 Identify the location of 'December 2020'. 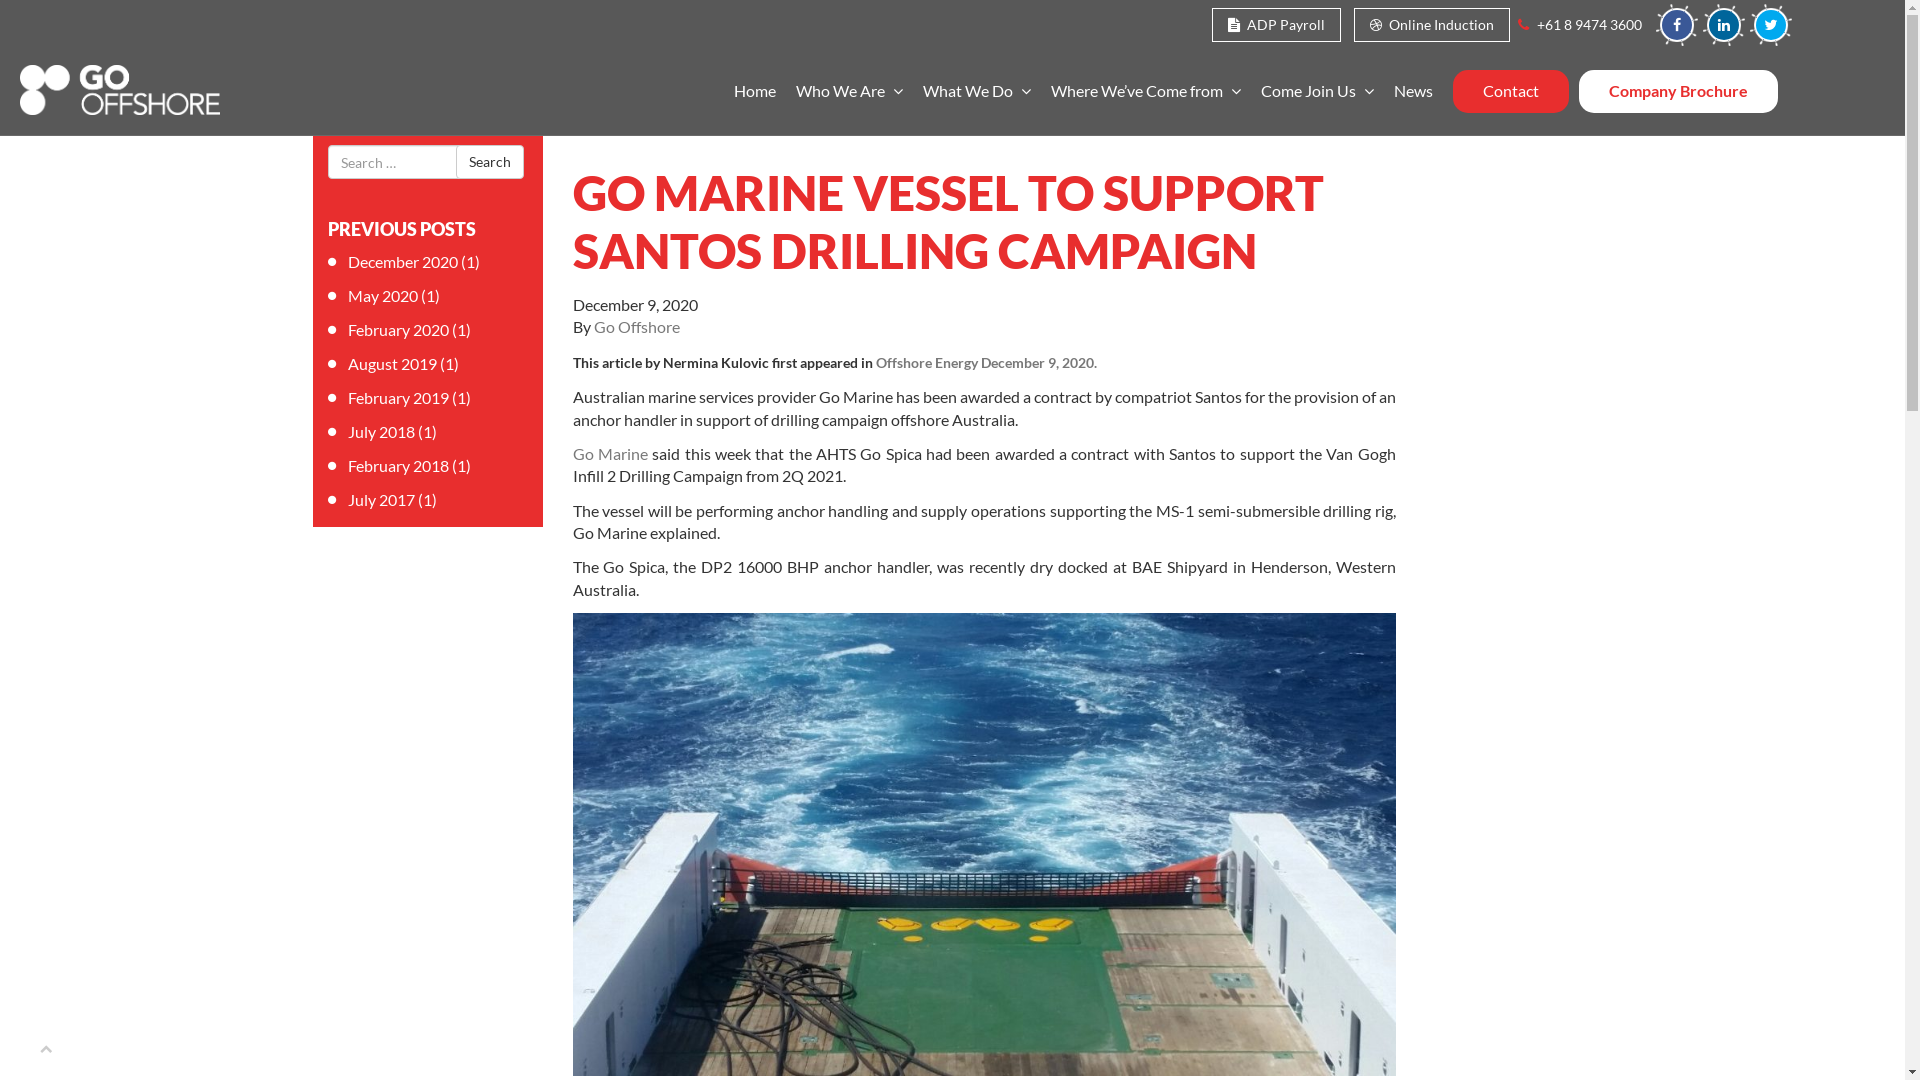
(402, 260).